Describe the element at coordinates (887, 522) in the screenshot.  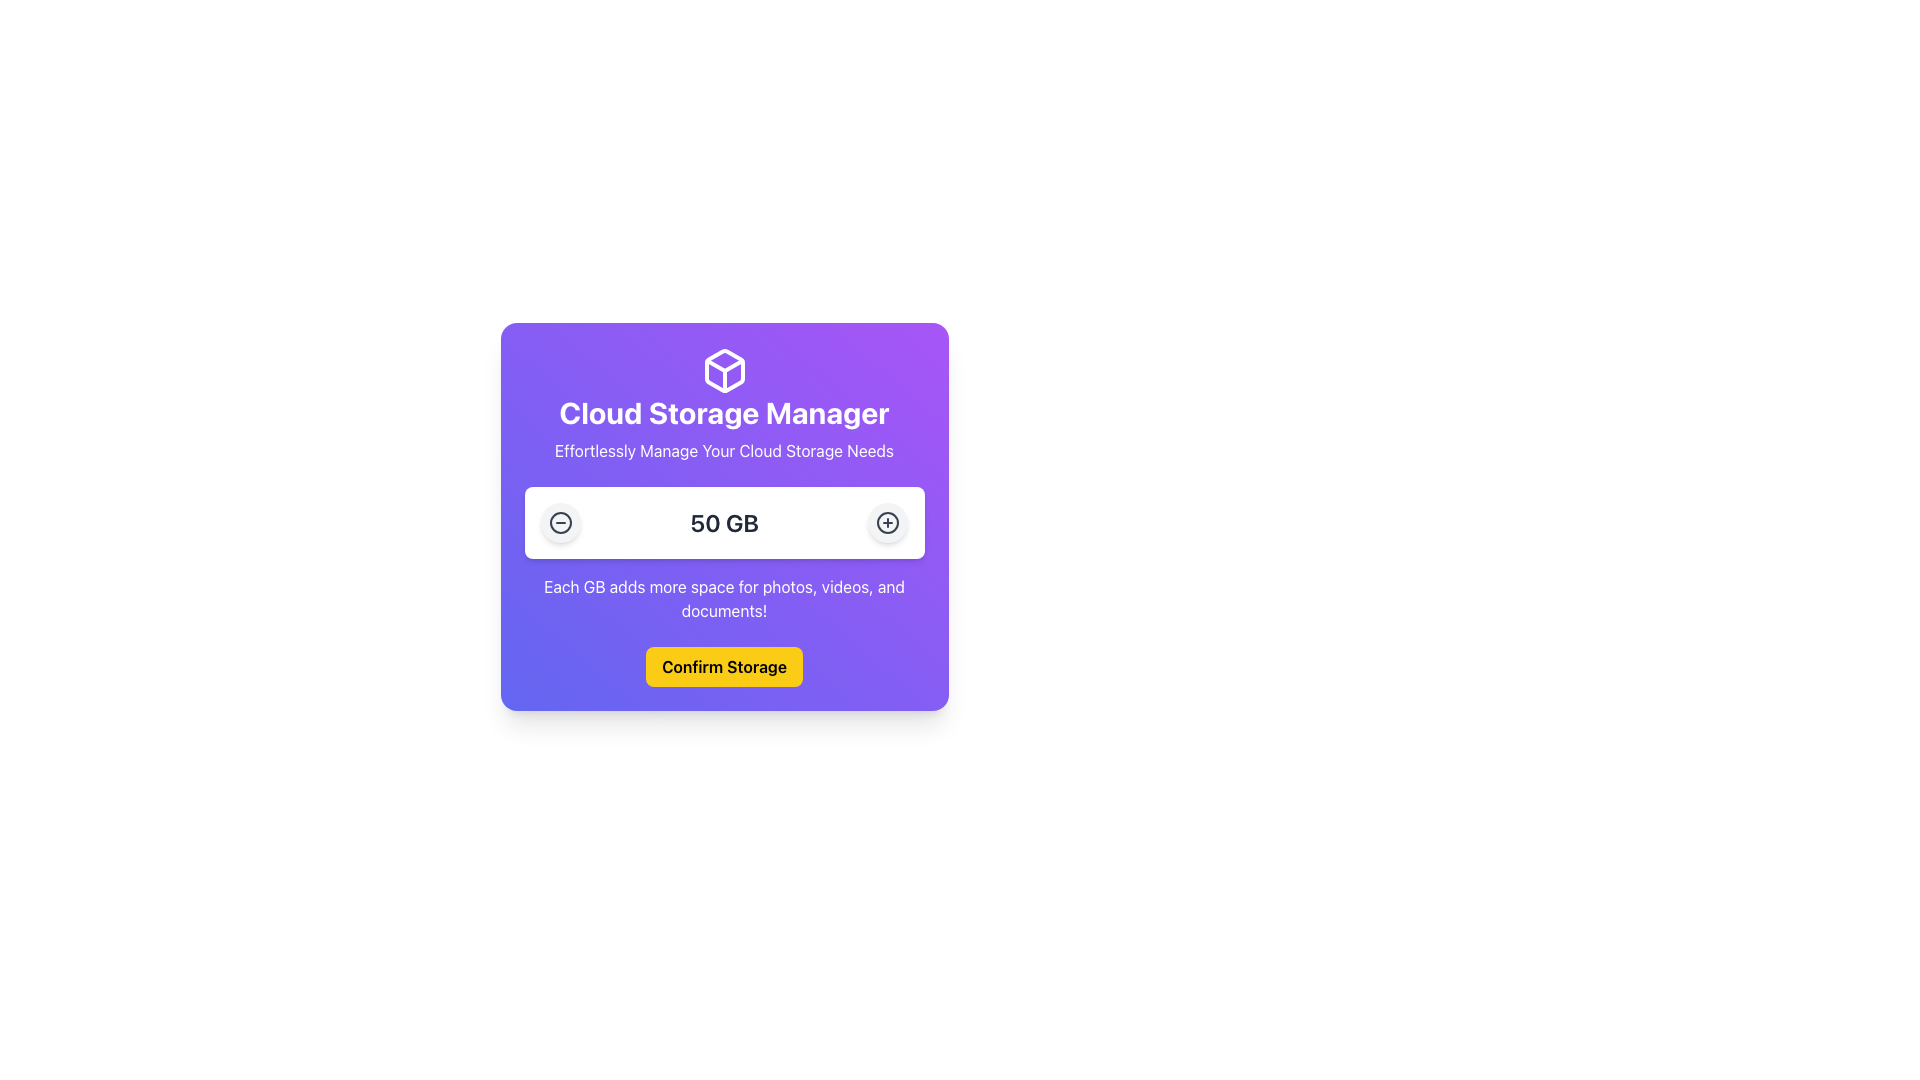
I see `the circular icon button with a plus sign, located to the right of the '50 GB' text, within a rounded button-like component at the bottom right of the input area` at that location.